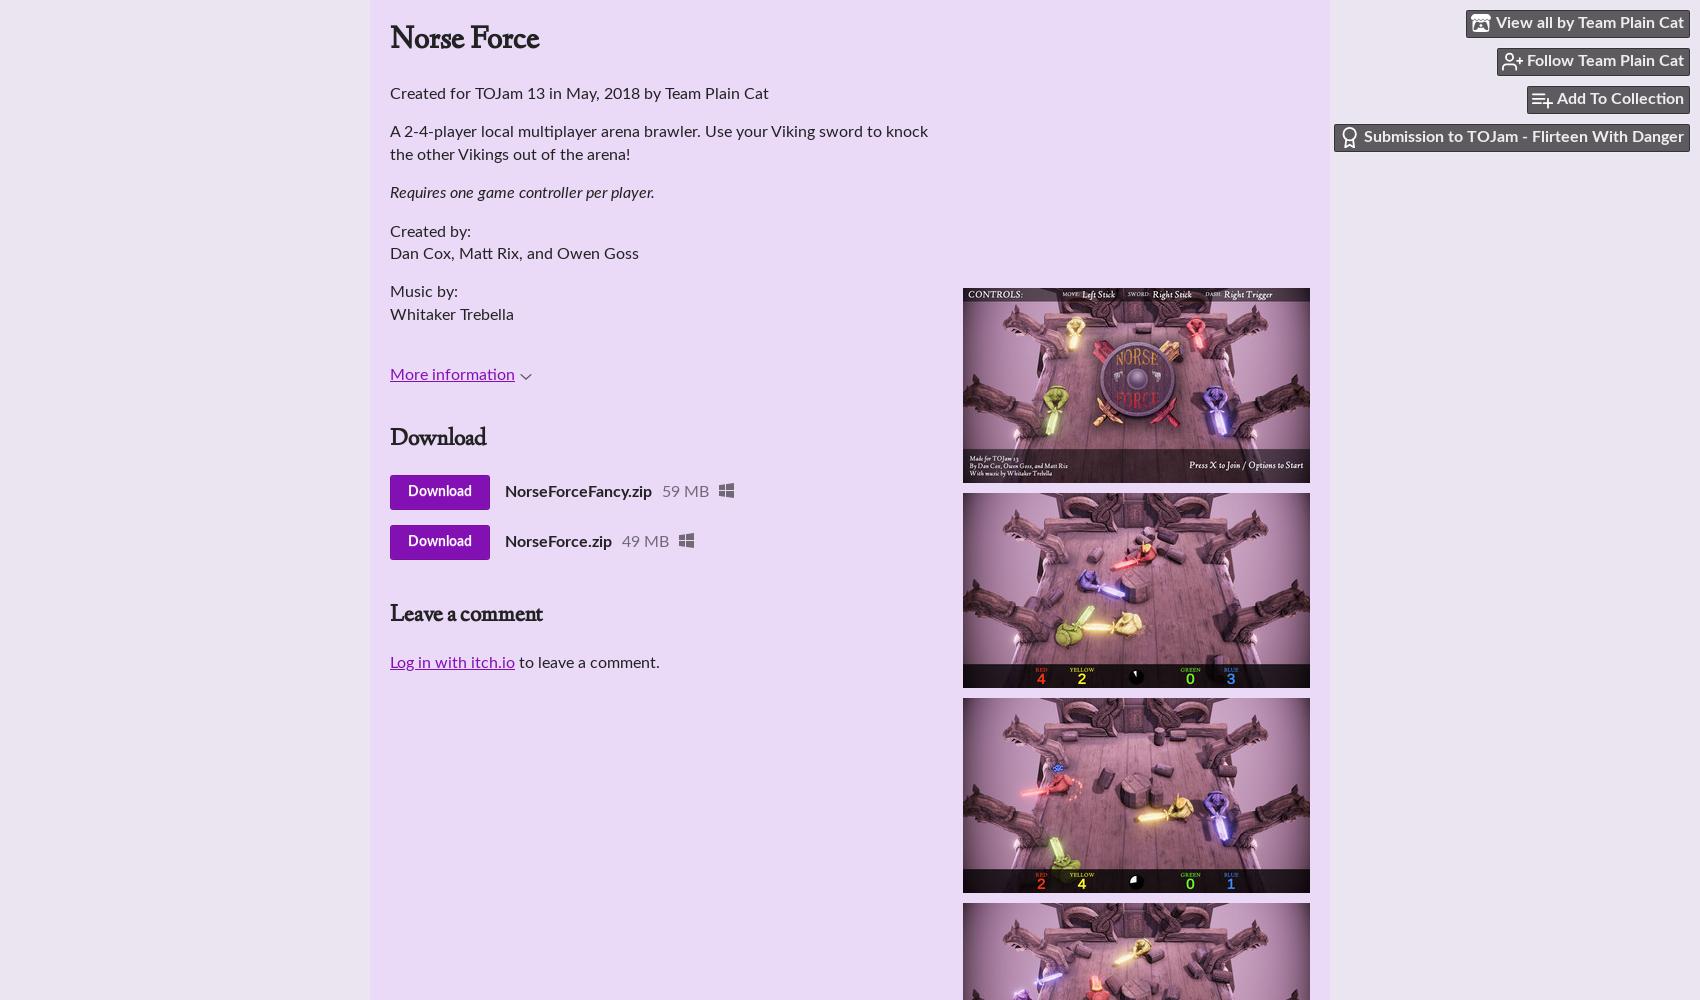  What do you see at coordinates (1557, 98) in the screenshot?
I see `'Add To Collection'` at bounding box center [1557, 98].